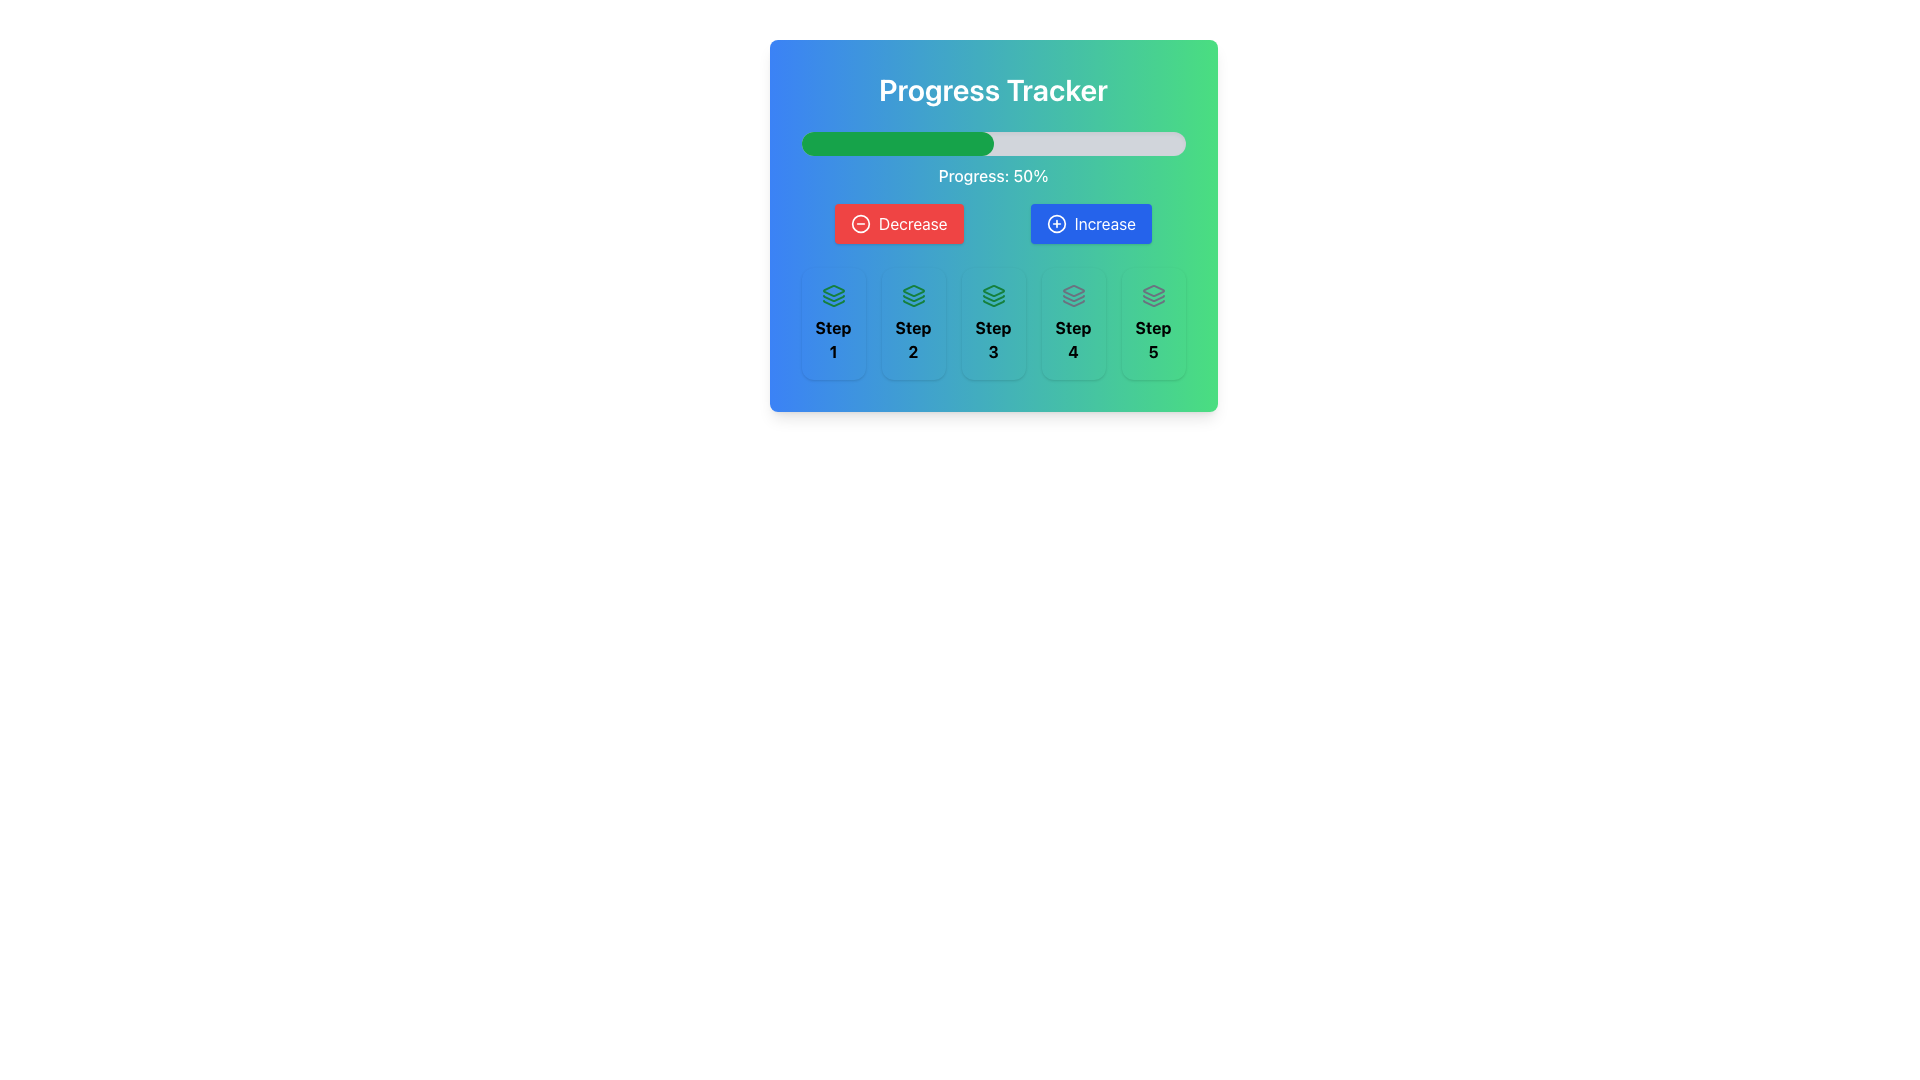  Describe the element at coordinates (833, 298) in the screenshot. I see `the second shape in the sequence of three layered shapes within the SVG graphic, representing steps or layers in an icon set` at that location.